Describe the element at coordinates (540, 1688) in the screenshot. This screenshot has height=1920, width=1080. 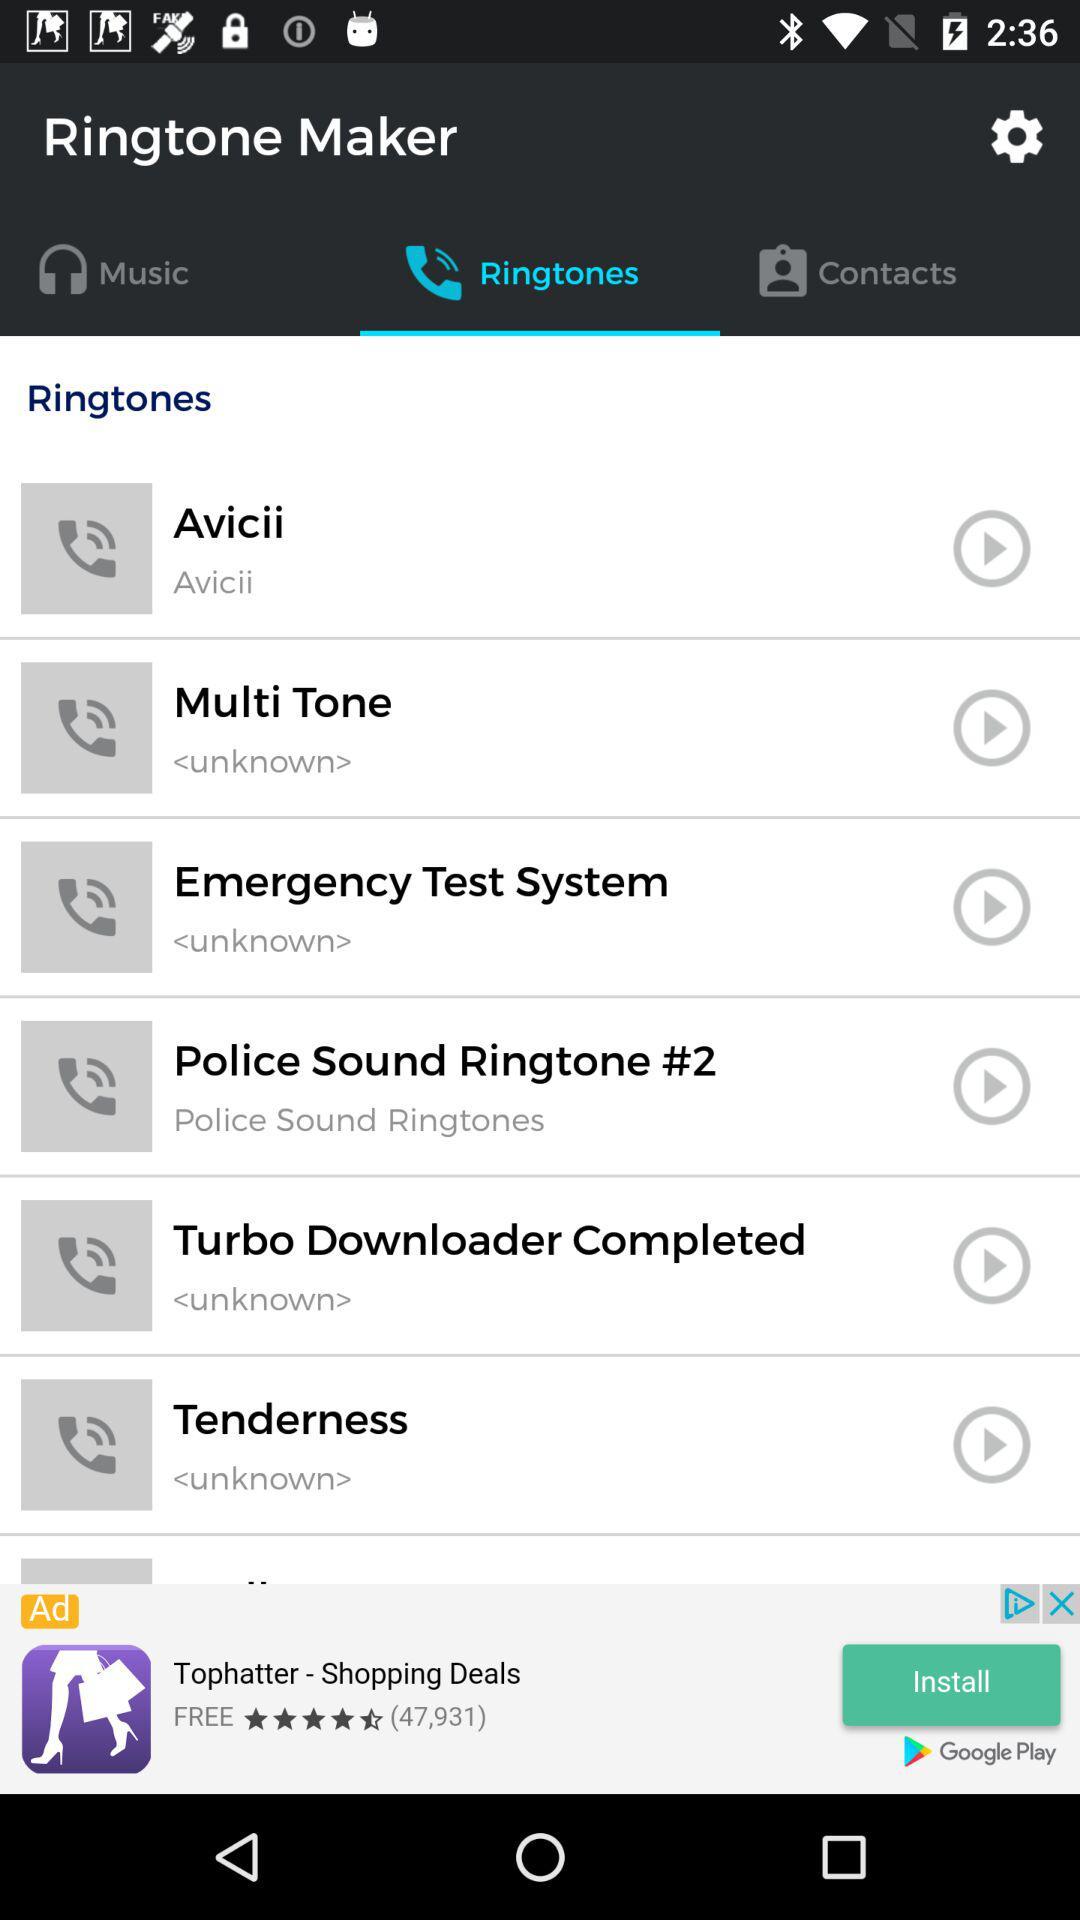
I see `advert pop up` at that location.